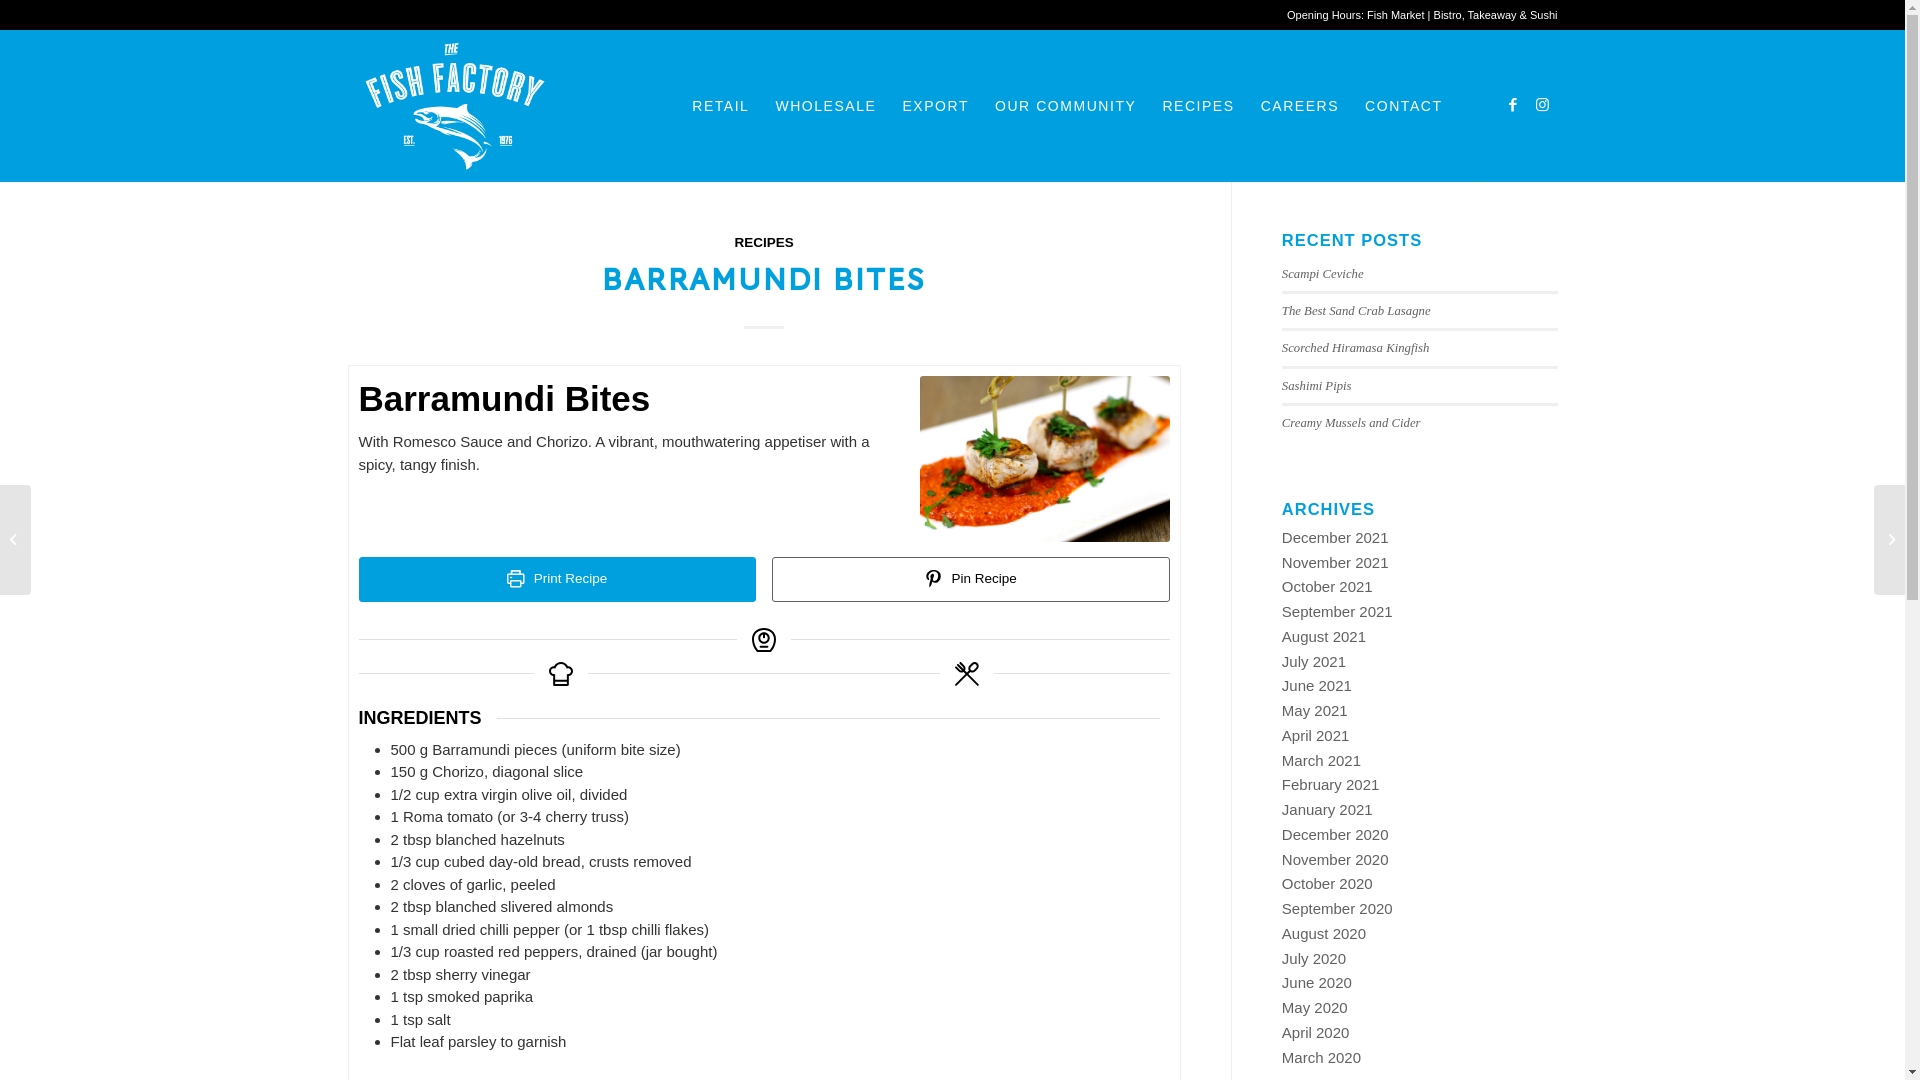  I want to click on 'Facebook', so click(1512, 104).